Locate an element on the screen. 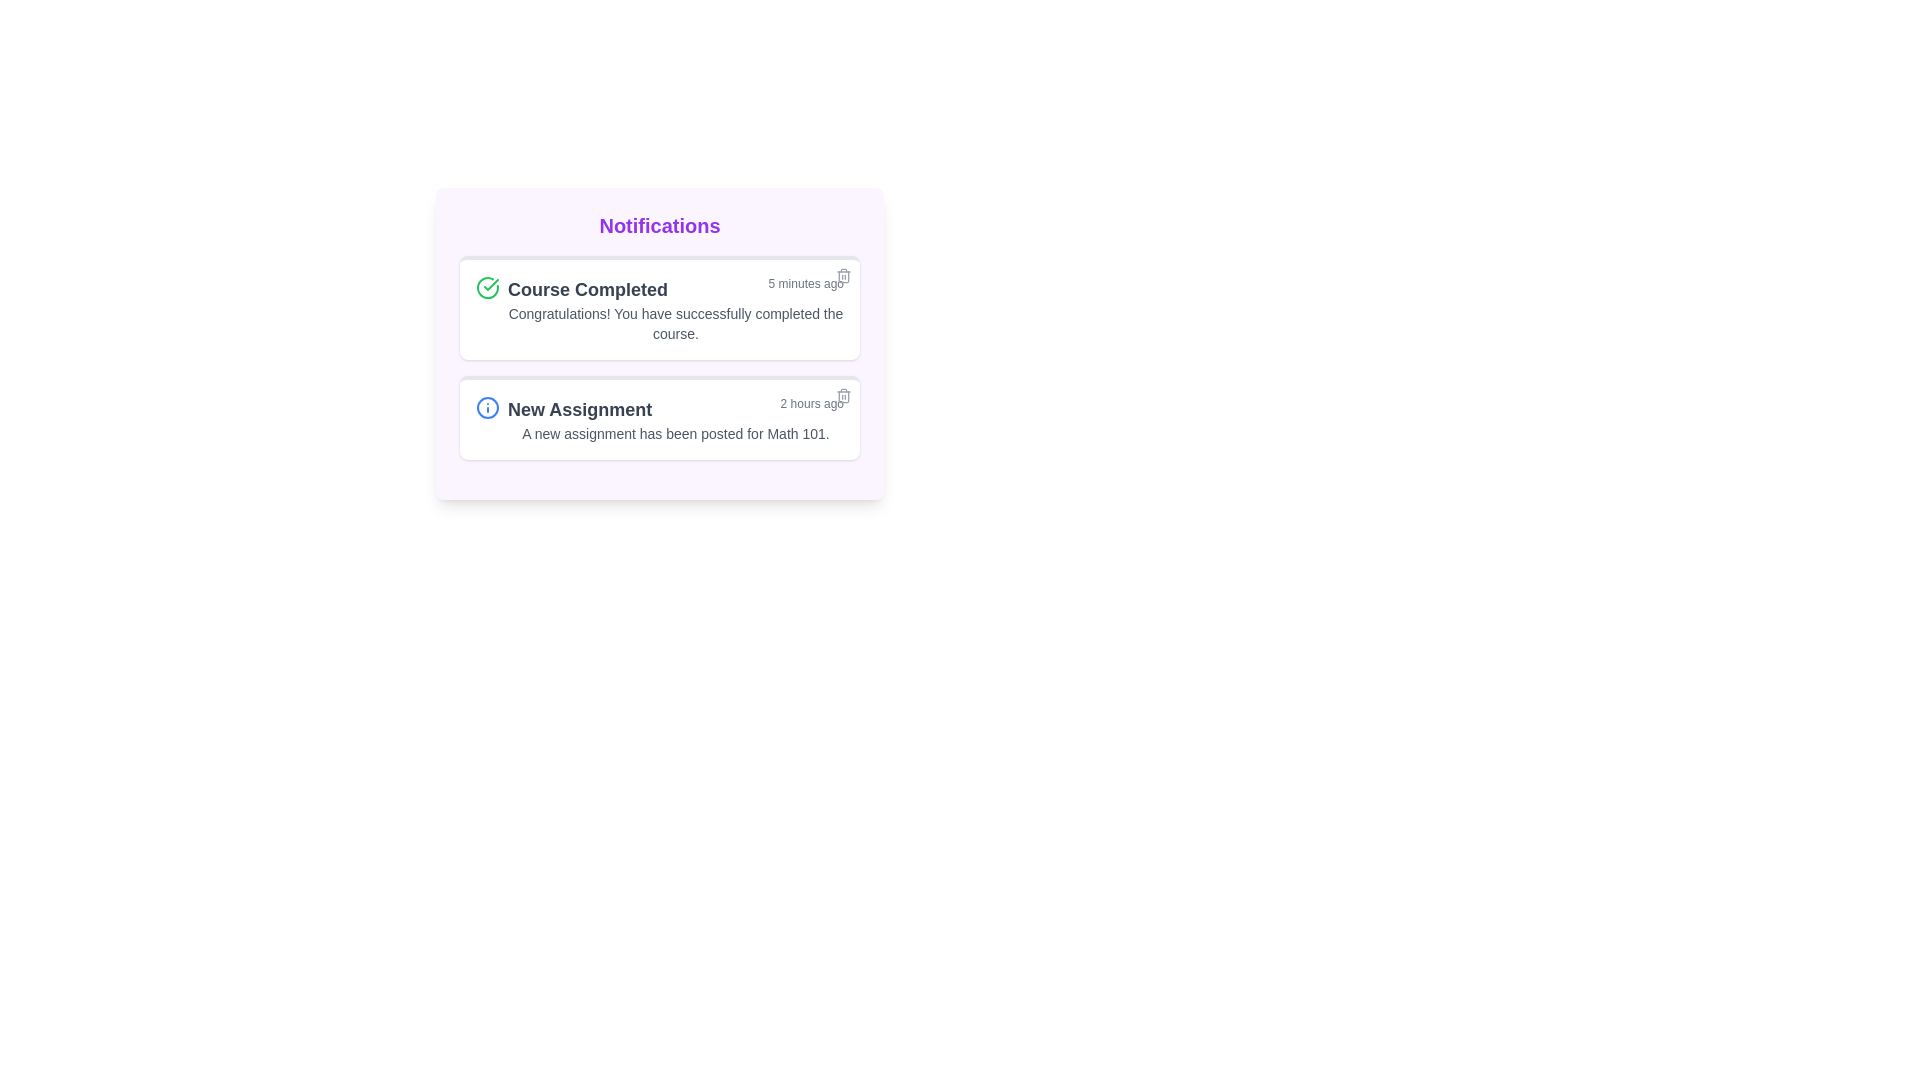 The height and width of the screenshot is (1080, 1920). the trash can icon button located in the upper-right corner of the 'Course Completed' notification is located at coordinates (844, 276).